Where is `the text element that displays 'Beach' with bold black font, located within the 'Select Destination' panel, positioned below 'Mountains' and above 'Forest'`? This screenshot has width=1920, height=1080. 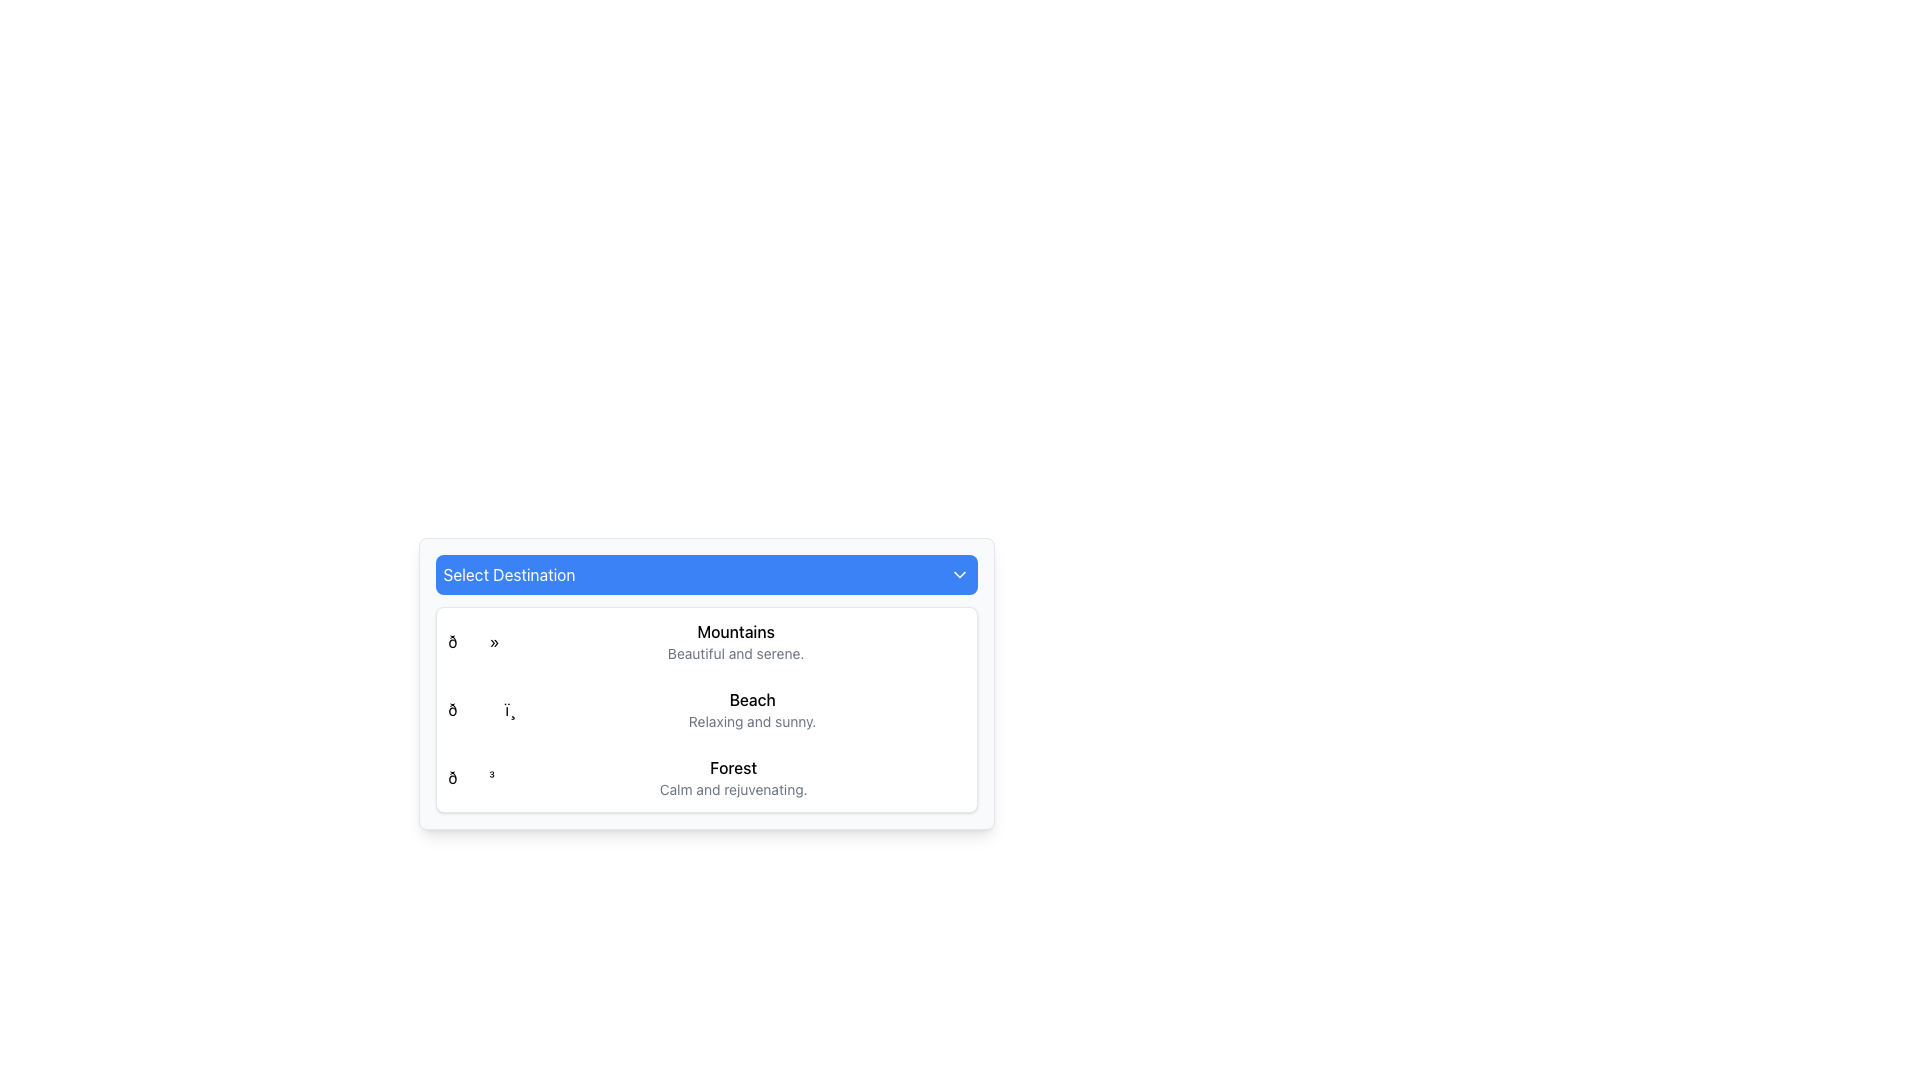 the text element that displays 'Beach' with bold black font, located within the 'Select Destination' panel, positioned below 'Mountains' and above 'Forest' is located at coordinates (751, 708).